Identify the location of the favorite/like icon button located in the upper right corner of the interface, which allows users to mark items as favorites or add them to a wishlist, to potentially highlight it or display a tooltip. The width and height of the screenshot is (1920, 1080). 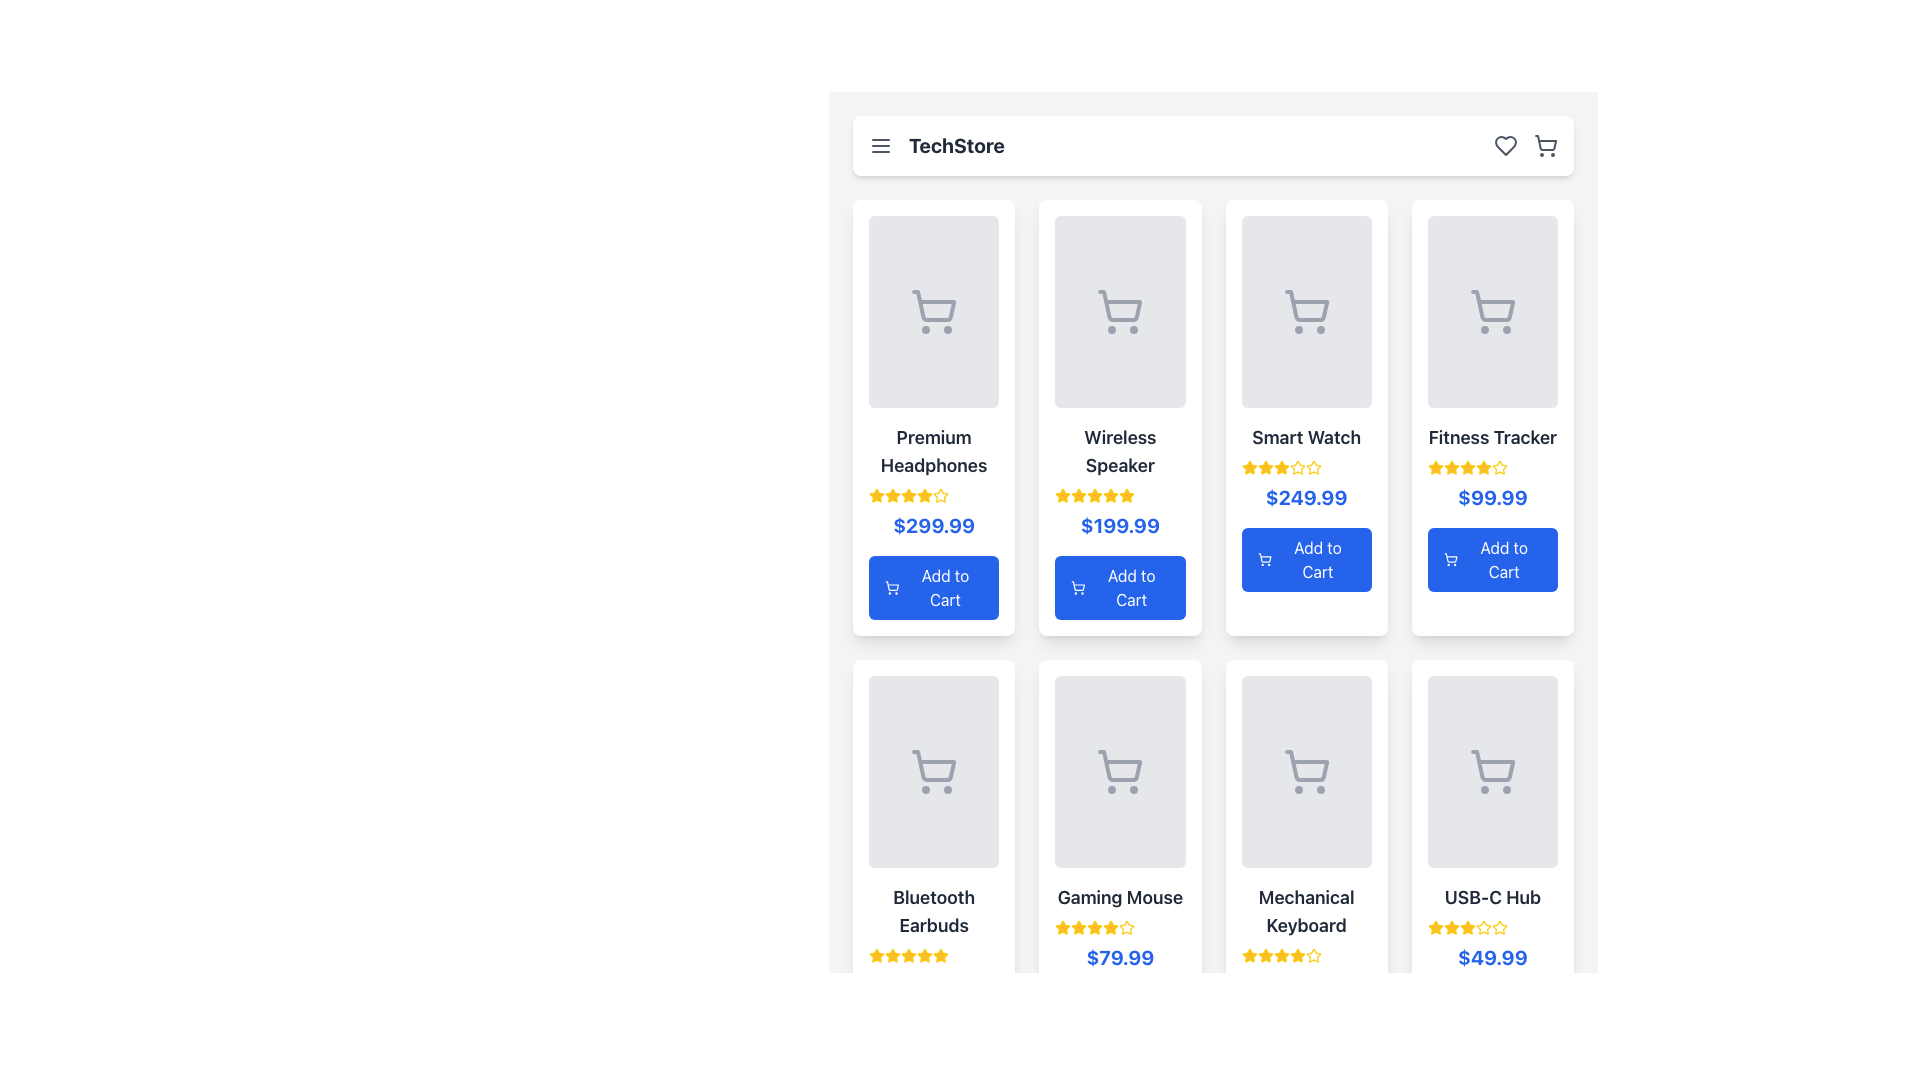
(1506, 145).